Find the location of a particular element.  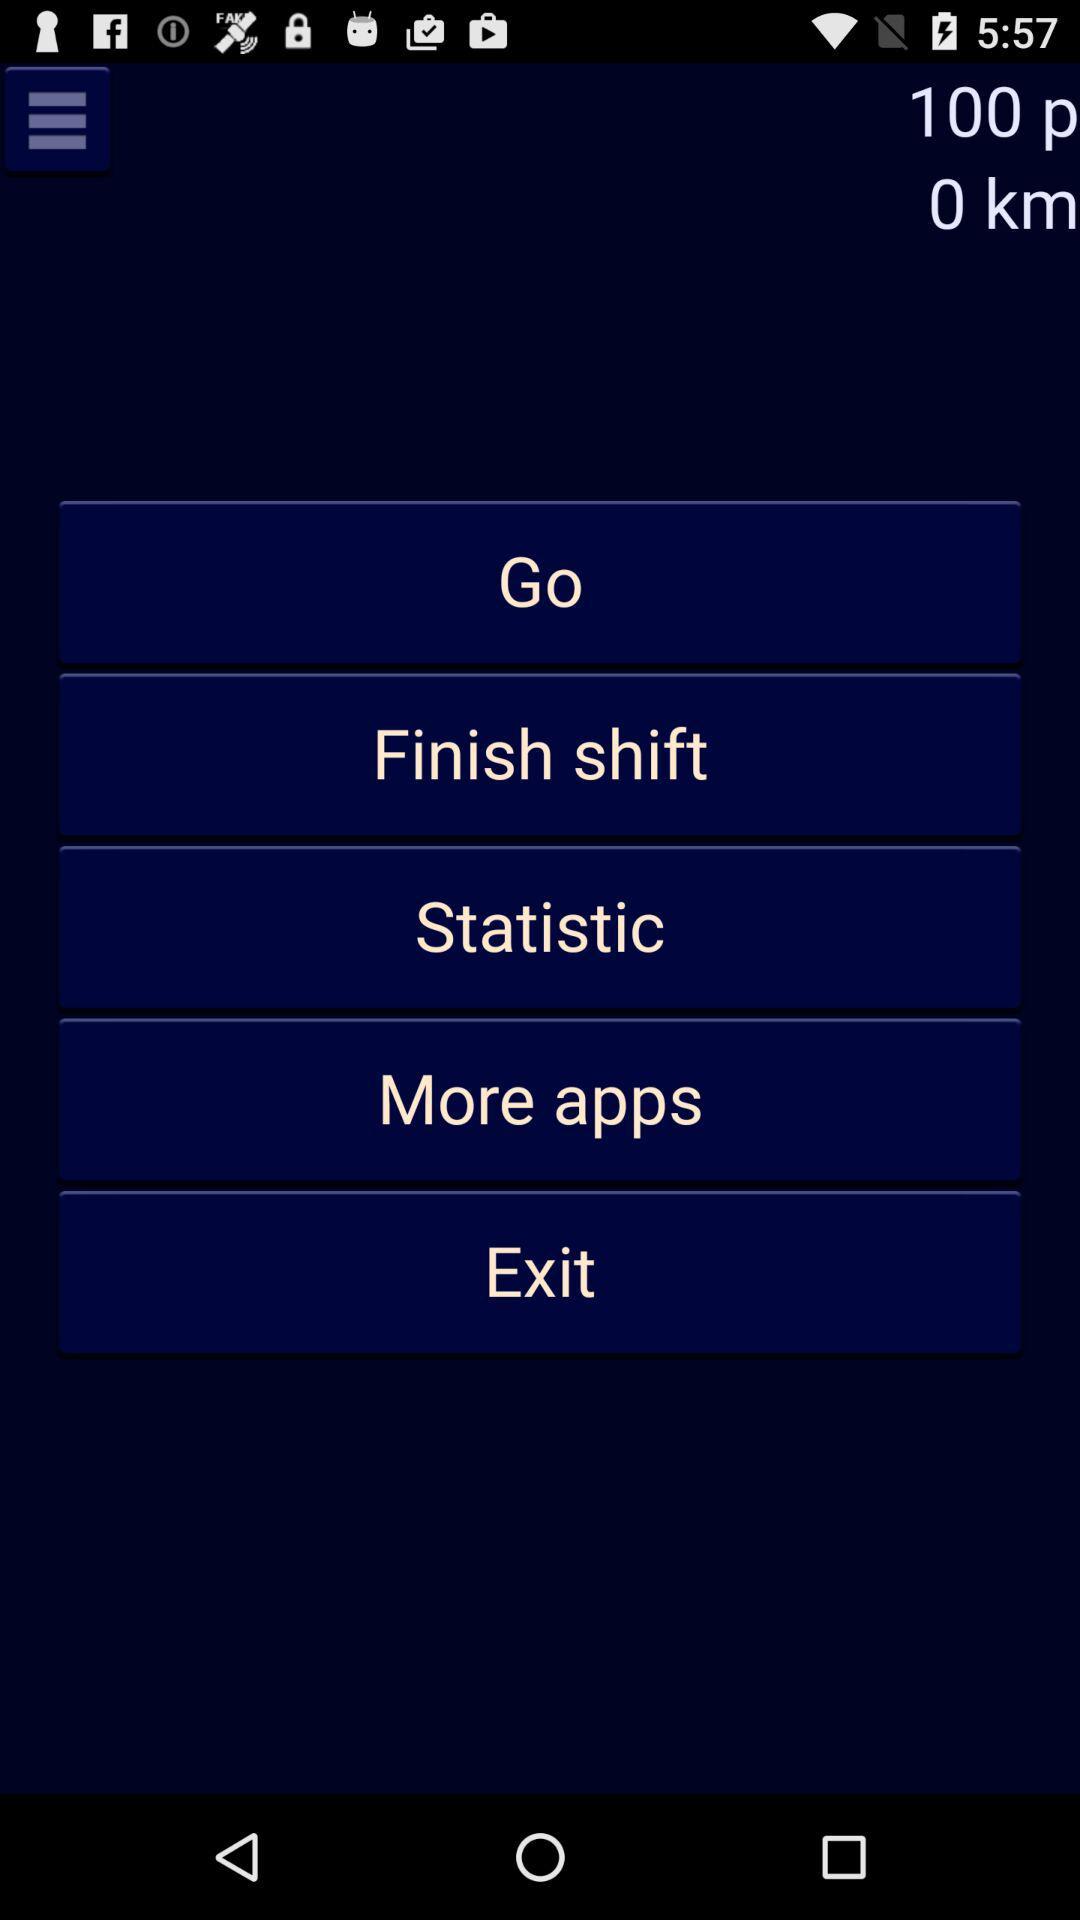

statistic is located at coordinates (540, 927).